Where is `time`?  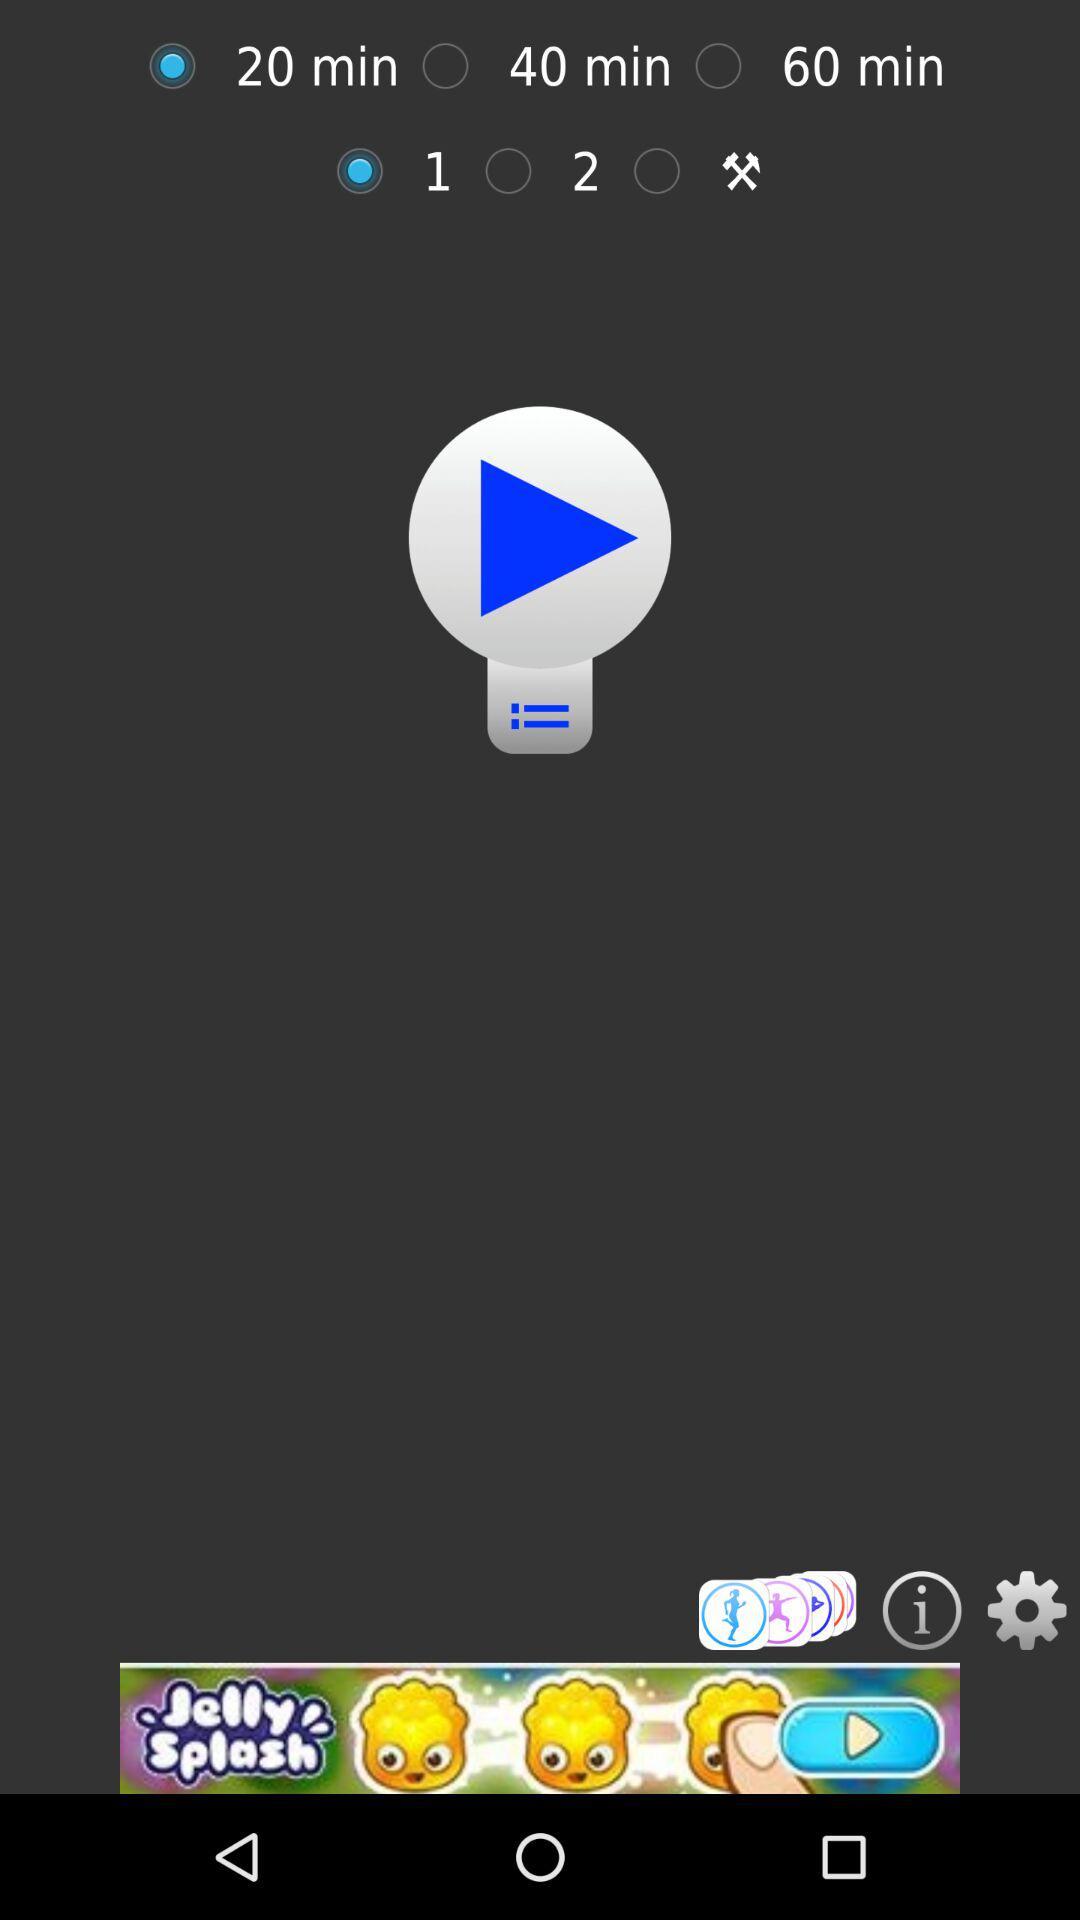
time is located at coordinates (182, 66).